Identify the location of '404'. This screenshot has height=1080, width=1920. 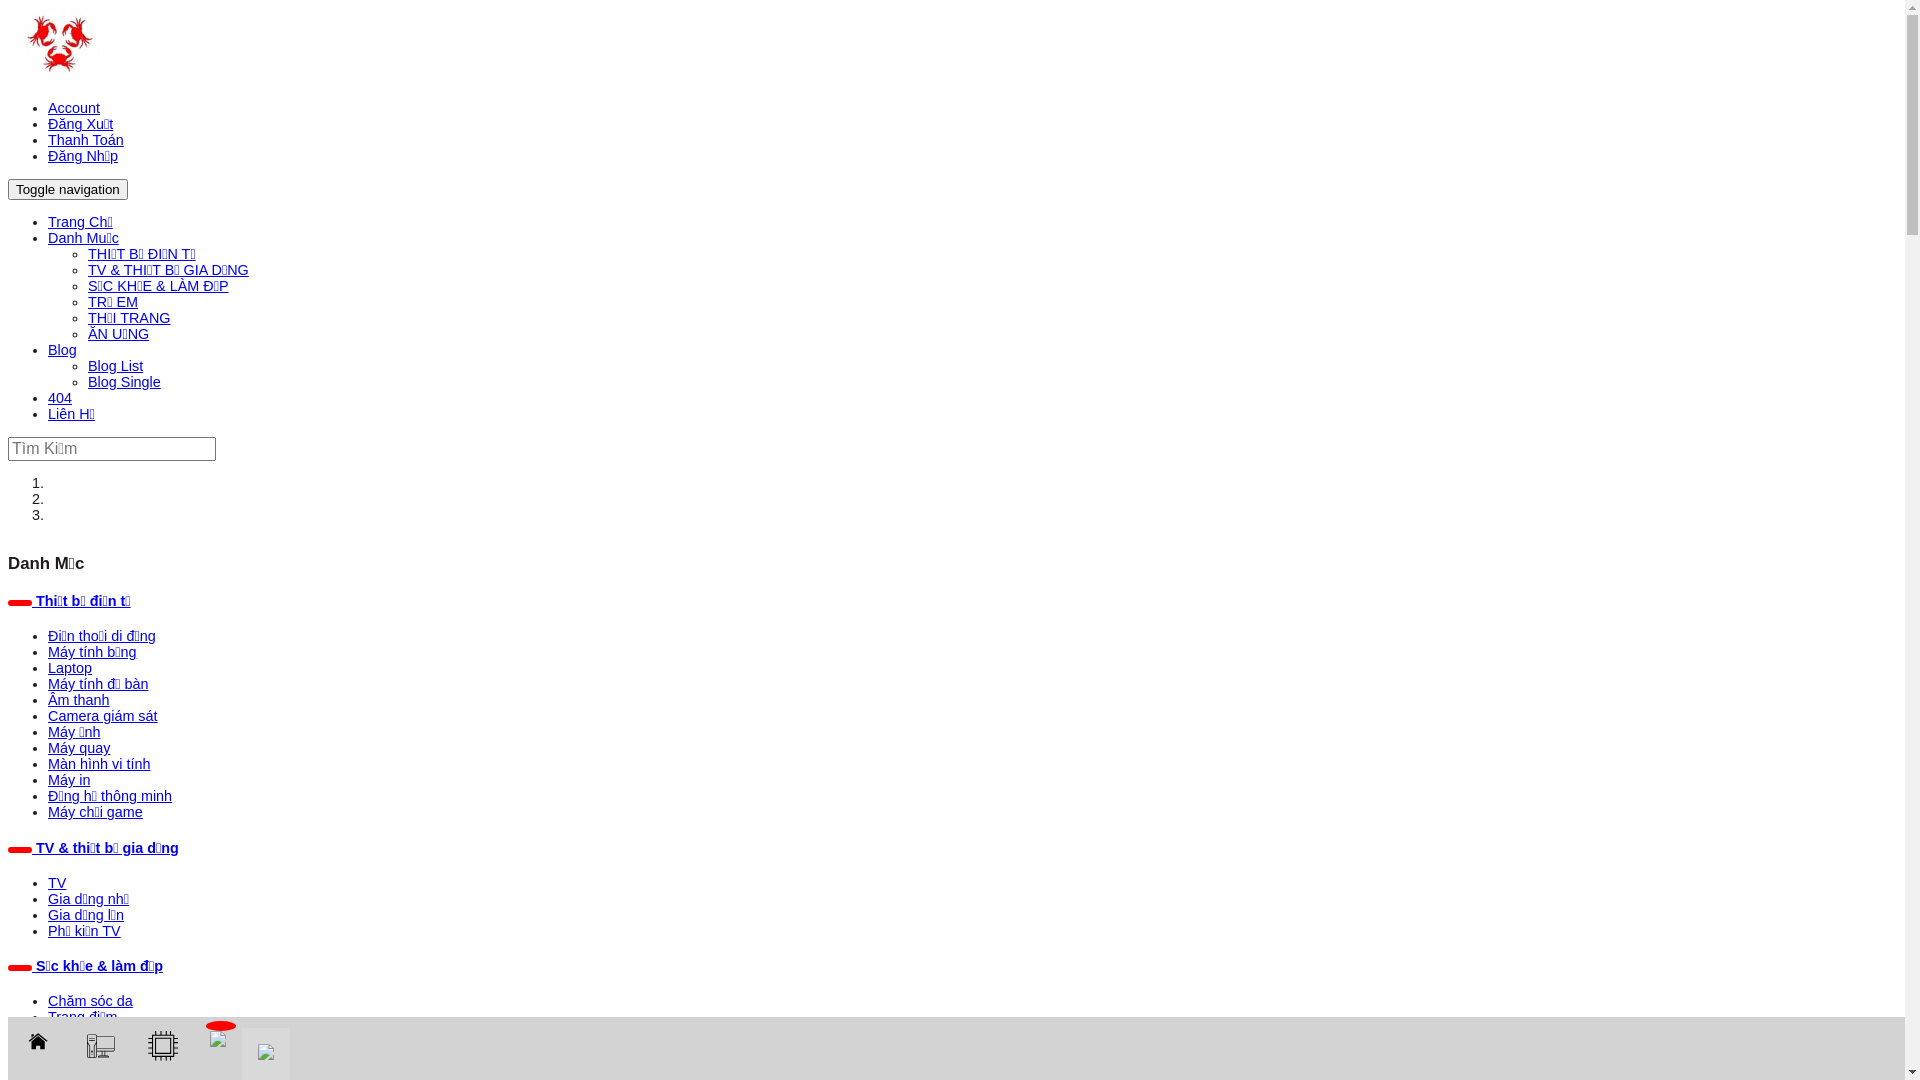
(59, 397).